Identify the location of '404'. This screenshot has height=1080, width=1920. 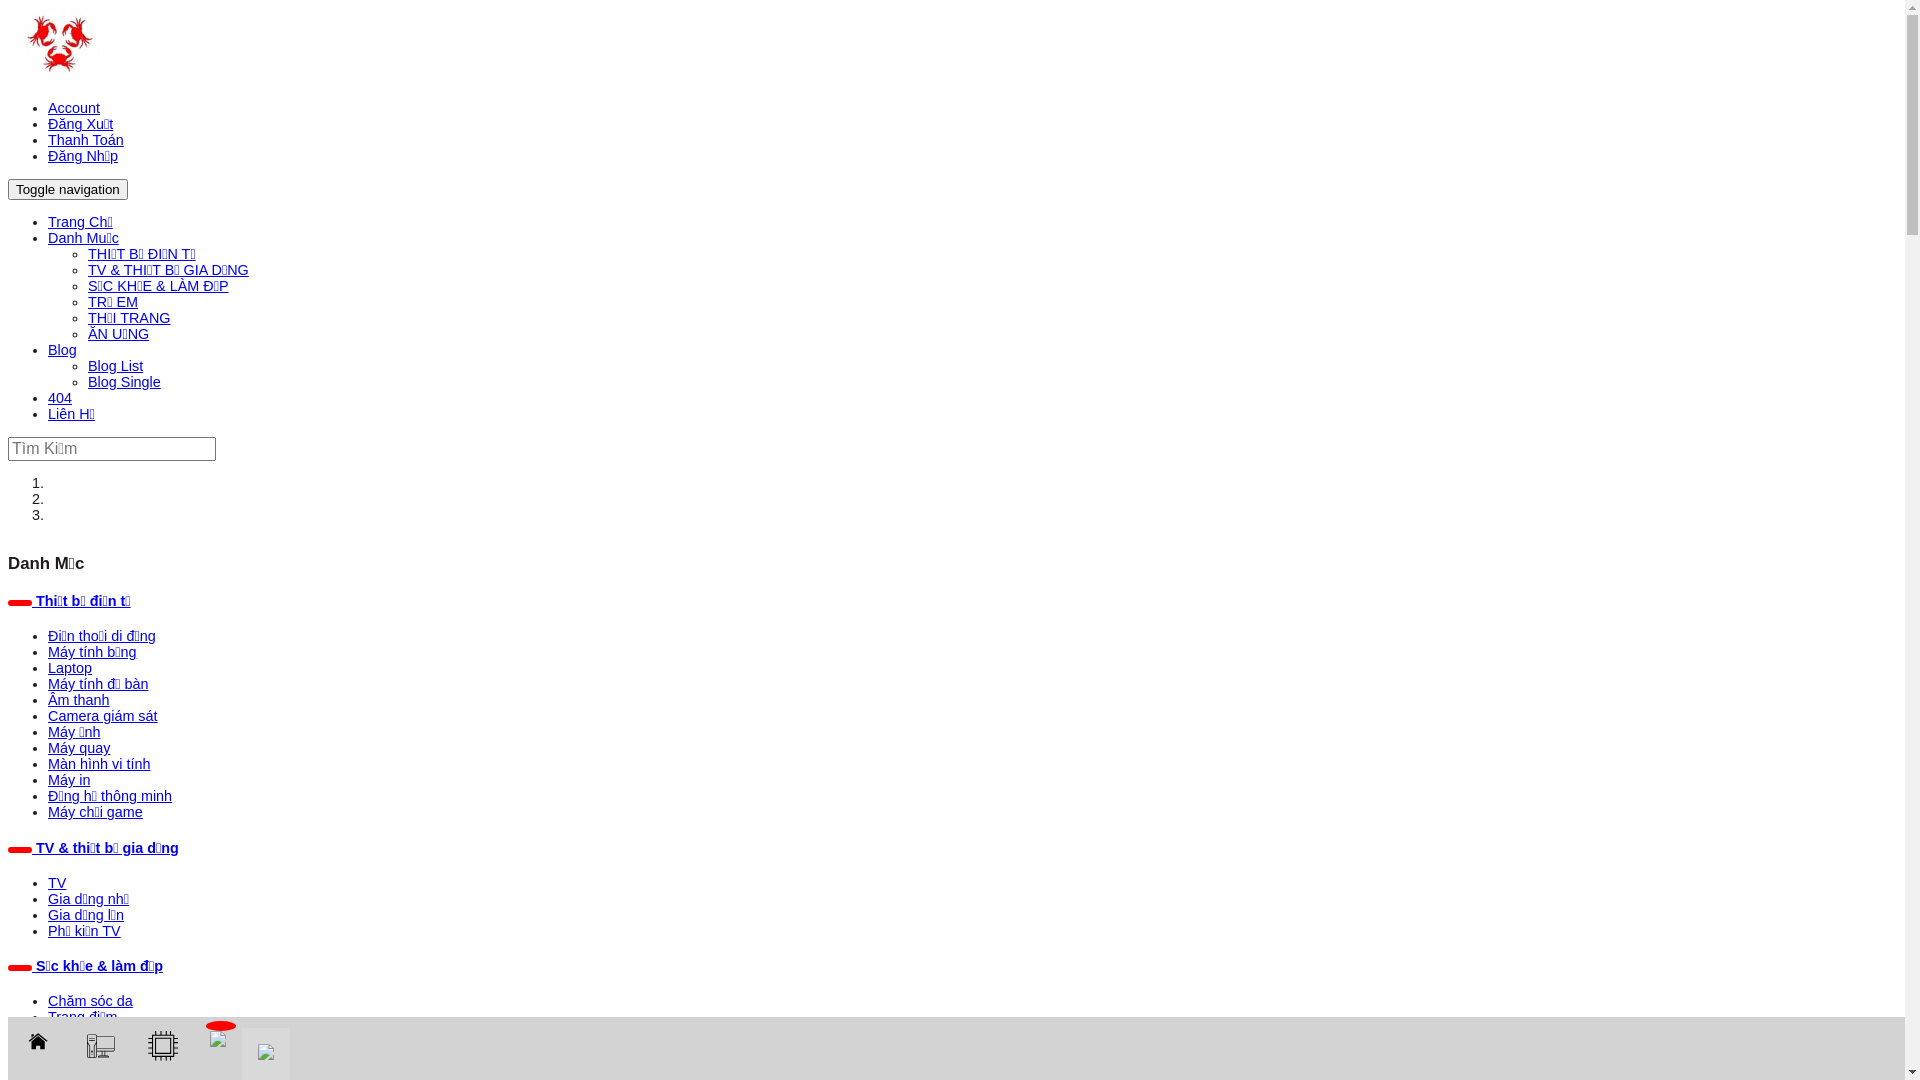
(59, 397).